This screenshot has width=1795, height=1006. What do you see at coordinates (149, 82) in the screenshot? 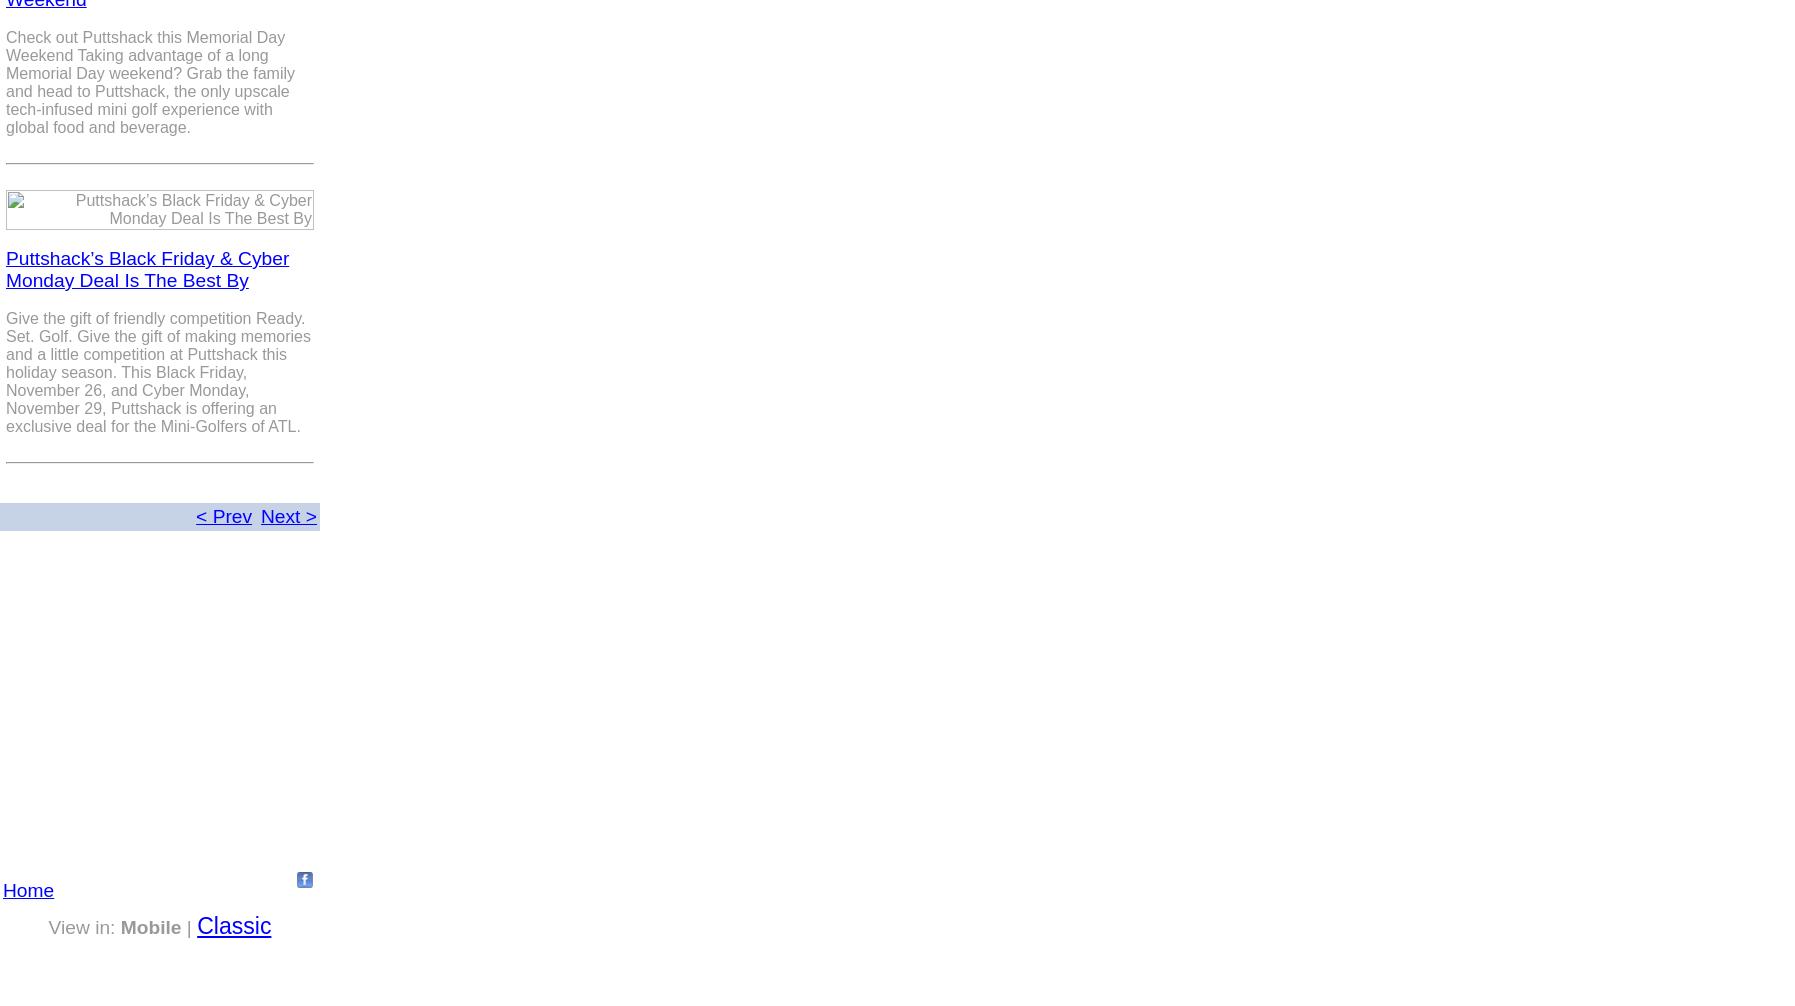
I see `'Check out Puttshack this Memorial Day Weekend Taking advantage of a long Memorial Day weekend?  Grab the family and head to Puttshack, the only upscale tech-infused mini golf experience with global food and beverage.'` at bounding box center [149, 82].